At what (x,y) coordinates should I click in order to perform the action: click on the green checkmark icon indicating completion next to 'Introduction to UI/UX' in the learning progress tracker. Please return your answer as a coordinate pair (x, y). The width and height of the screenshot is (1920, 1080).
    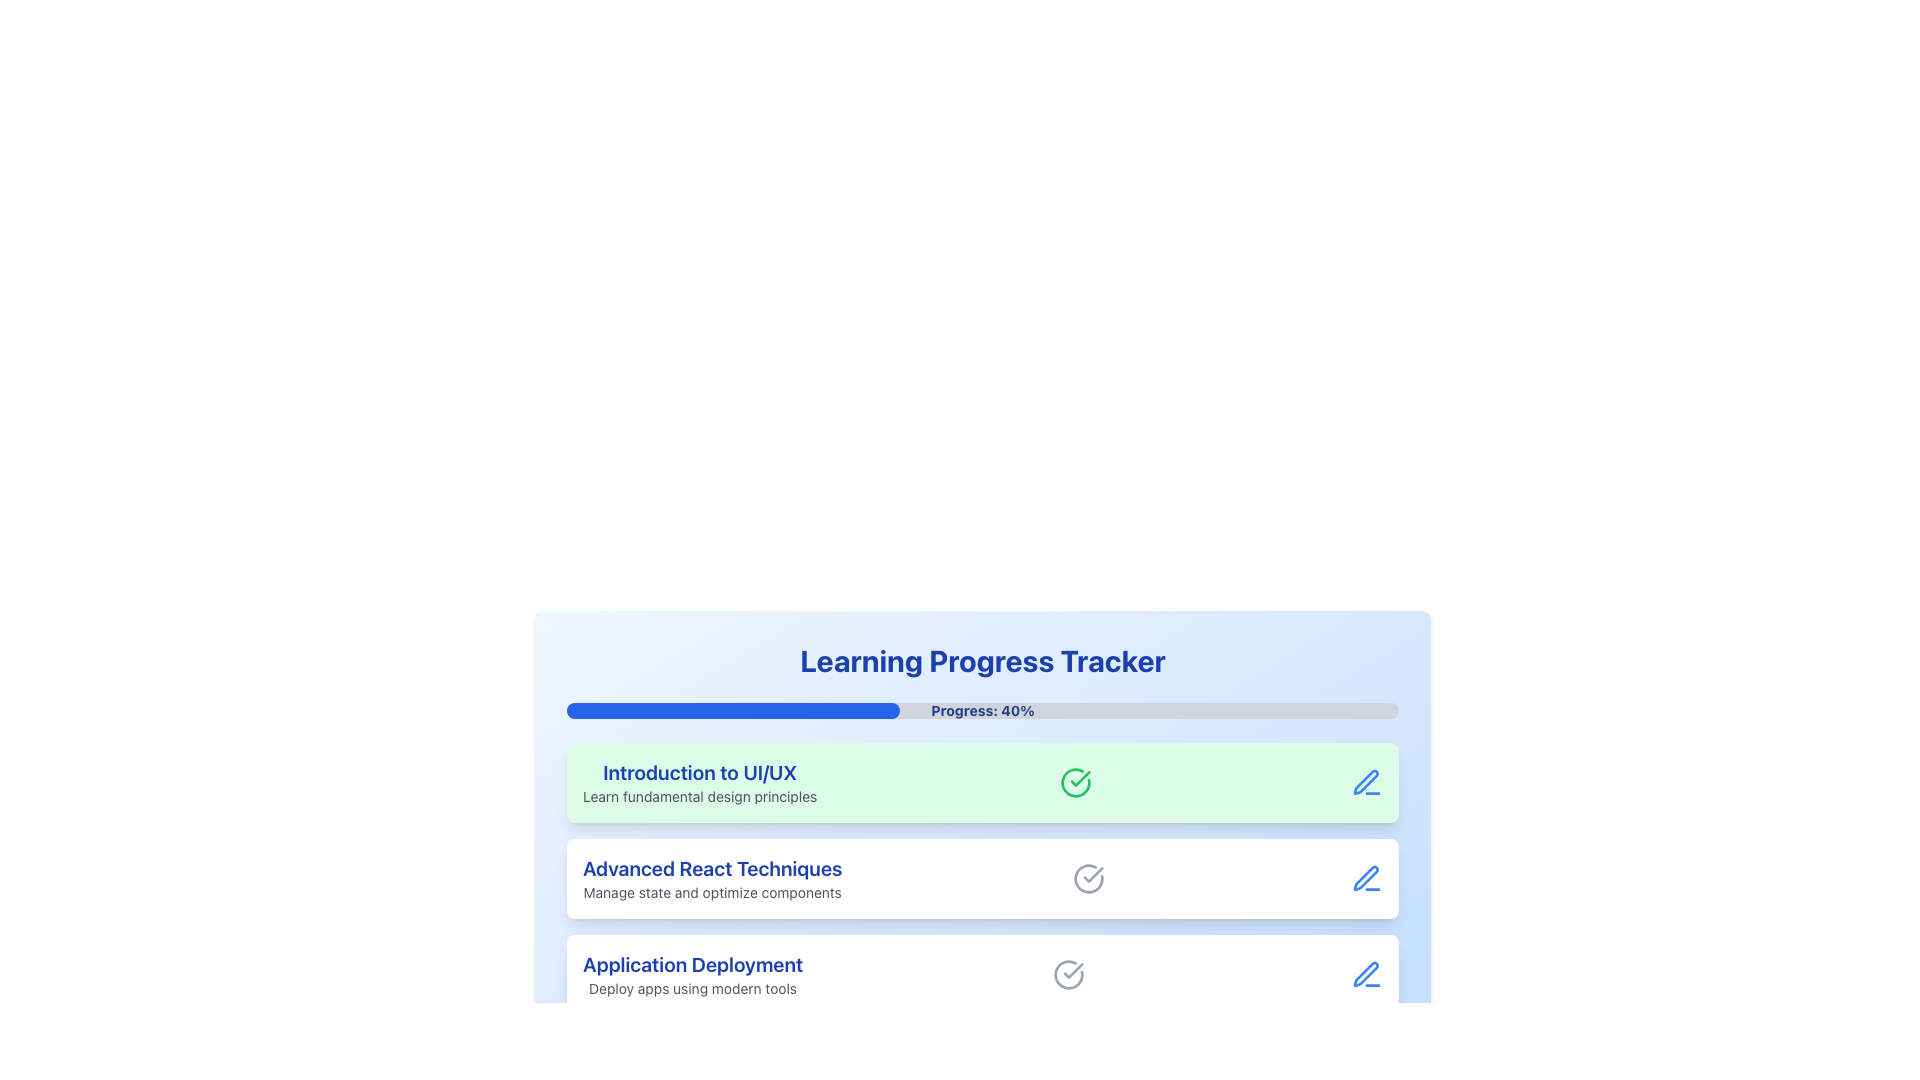
    Looking at the image, I should click on (1092, 874).